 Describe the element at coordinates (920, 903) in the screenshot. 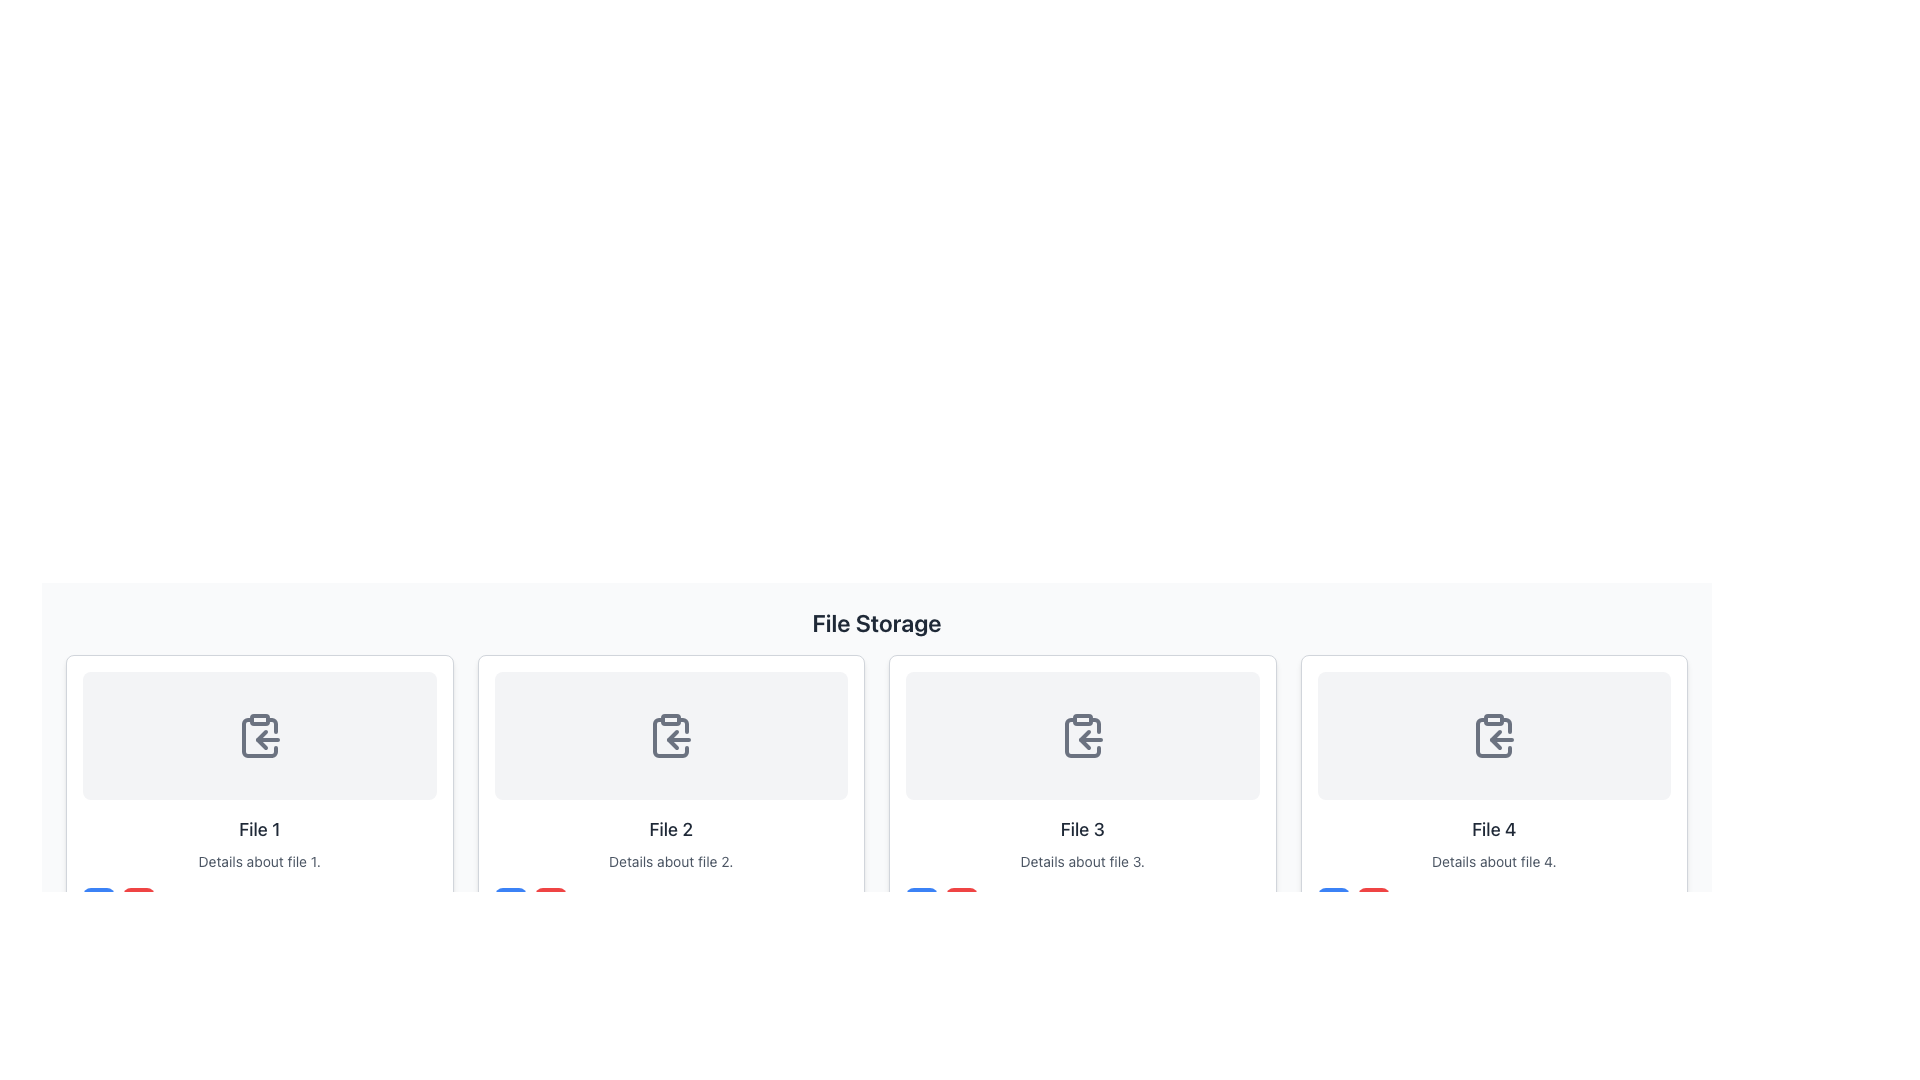

I see `the first button located beneath the card labeled 'File 3' in the file display grid` at that location.